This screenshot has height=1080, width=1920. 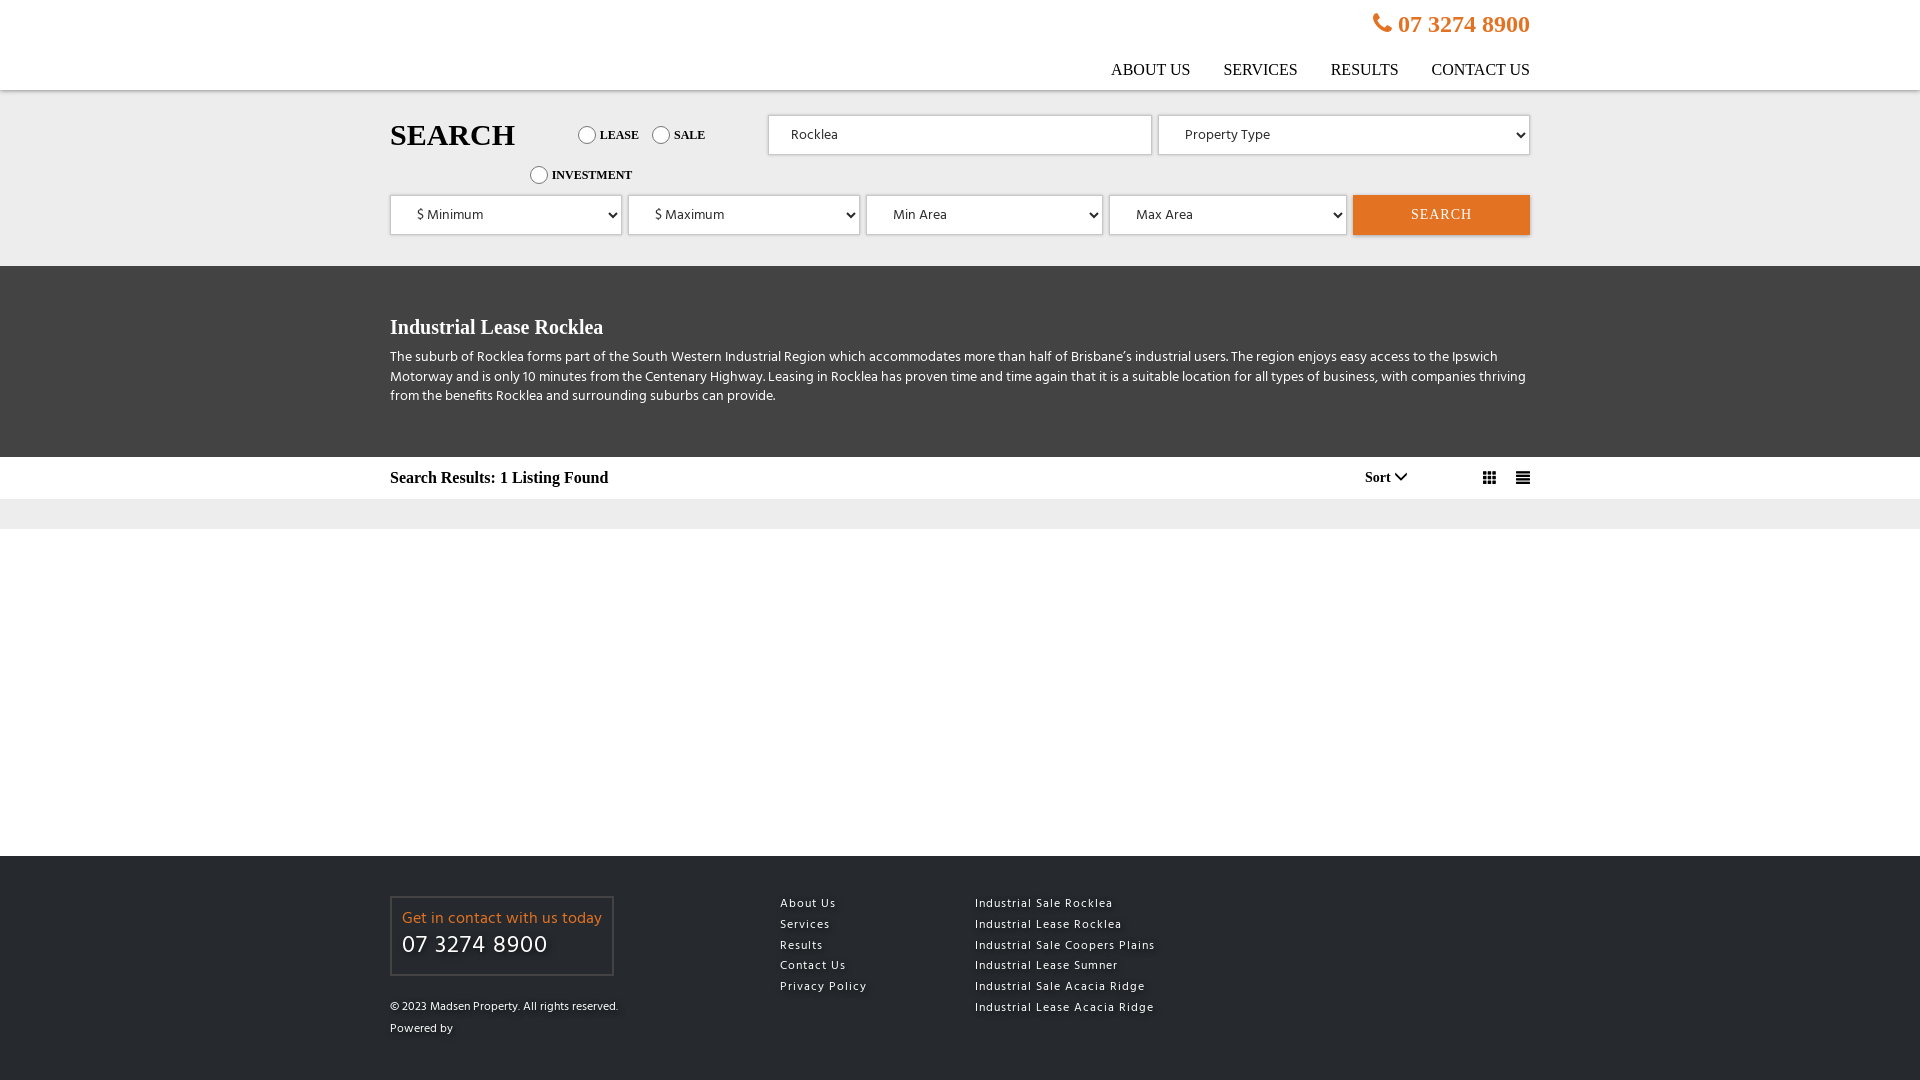 What do you see at coordinates (1105, 965) in the screenshot?
I see `'Industrial Lease Sumner'` at bounding box center [1105, 965].